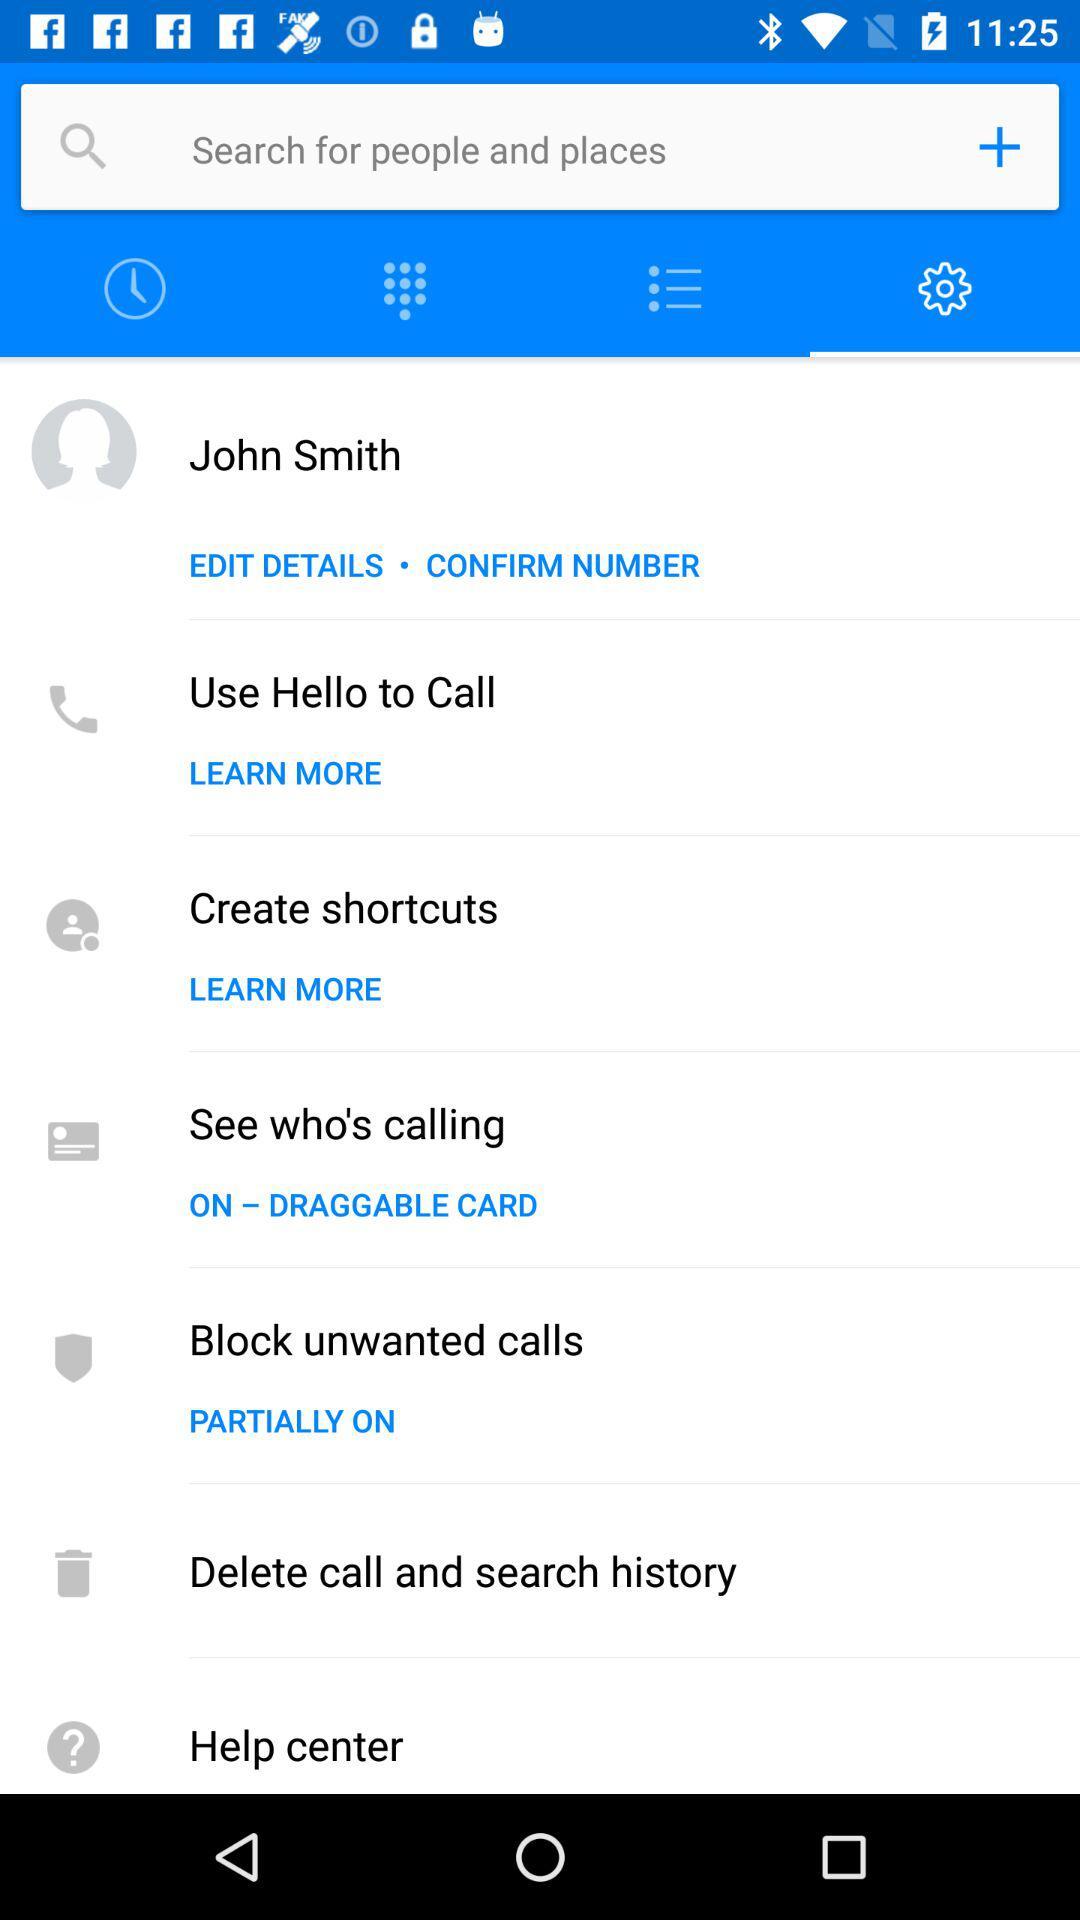 The height and width of the screenshot is (1920, 1080). I want to click on the add icon, so click(999, 146).